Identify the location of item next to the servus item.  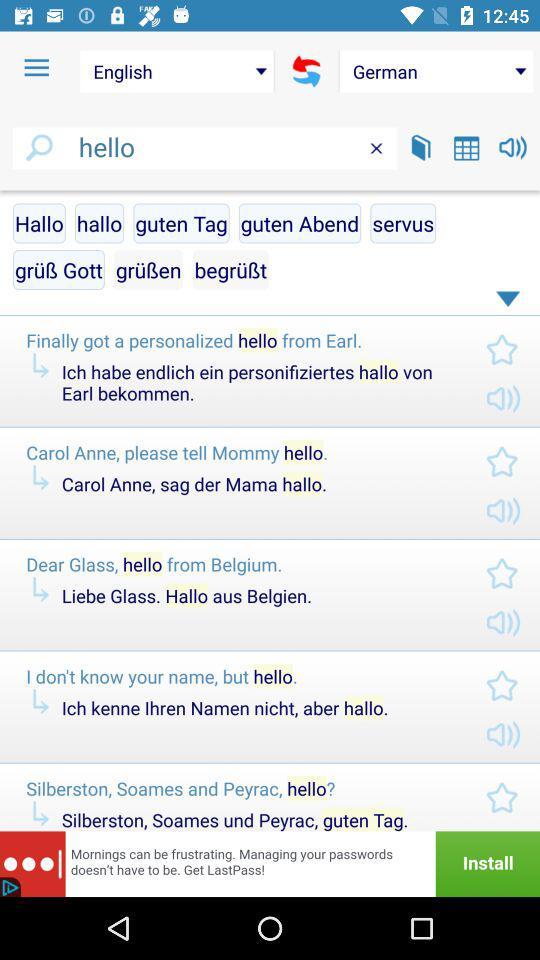
(229, 268).